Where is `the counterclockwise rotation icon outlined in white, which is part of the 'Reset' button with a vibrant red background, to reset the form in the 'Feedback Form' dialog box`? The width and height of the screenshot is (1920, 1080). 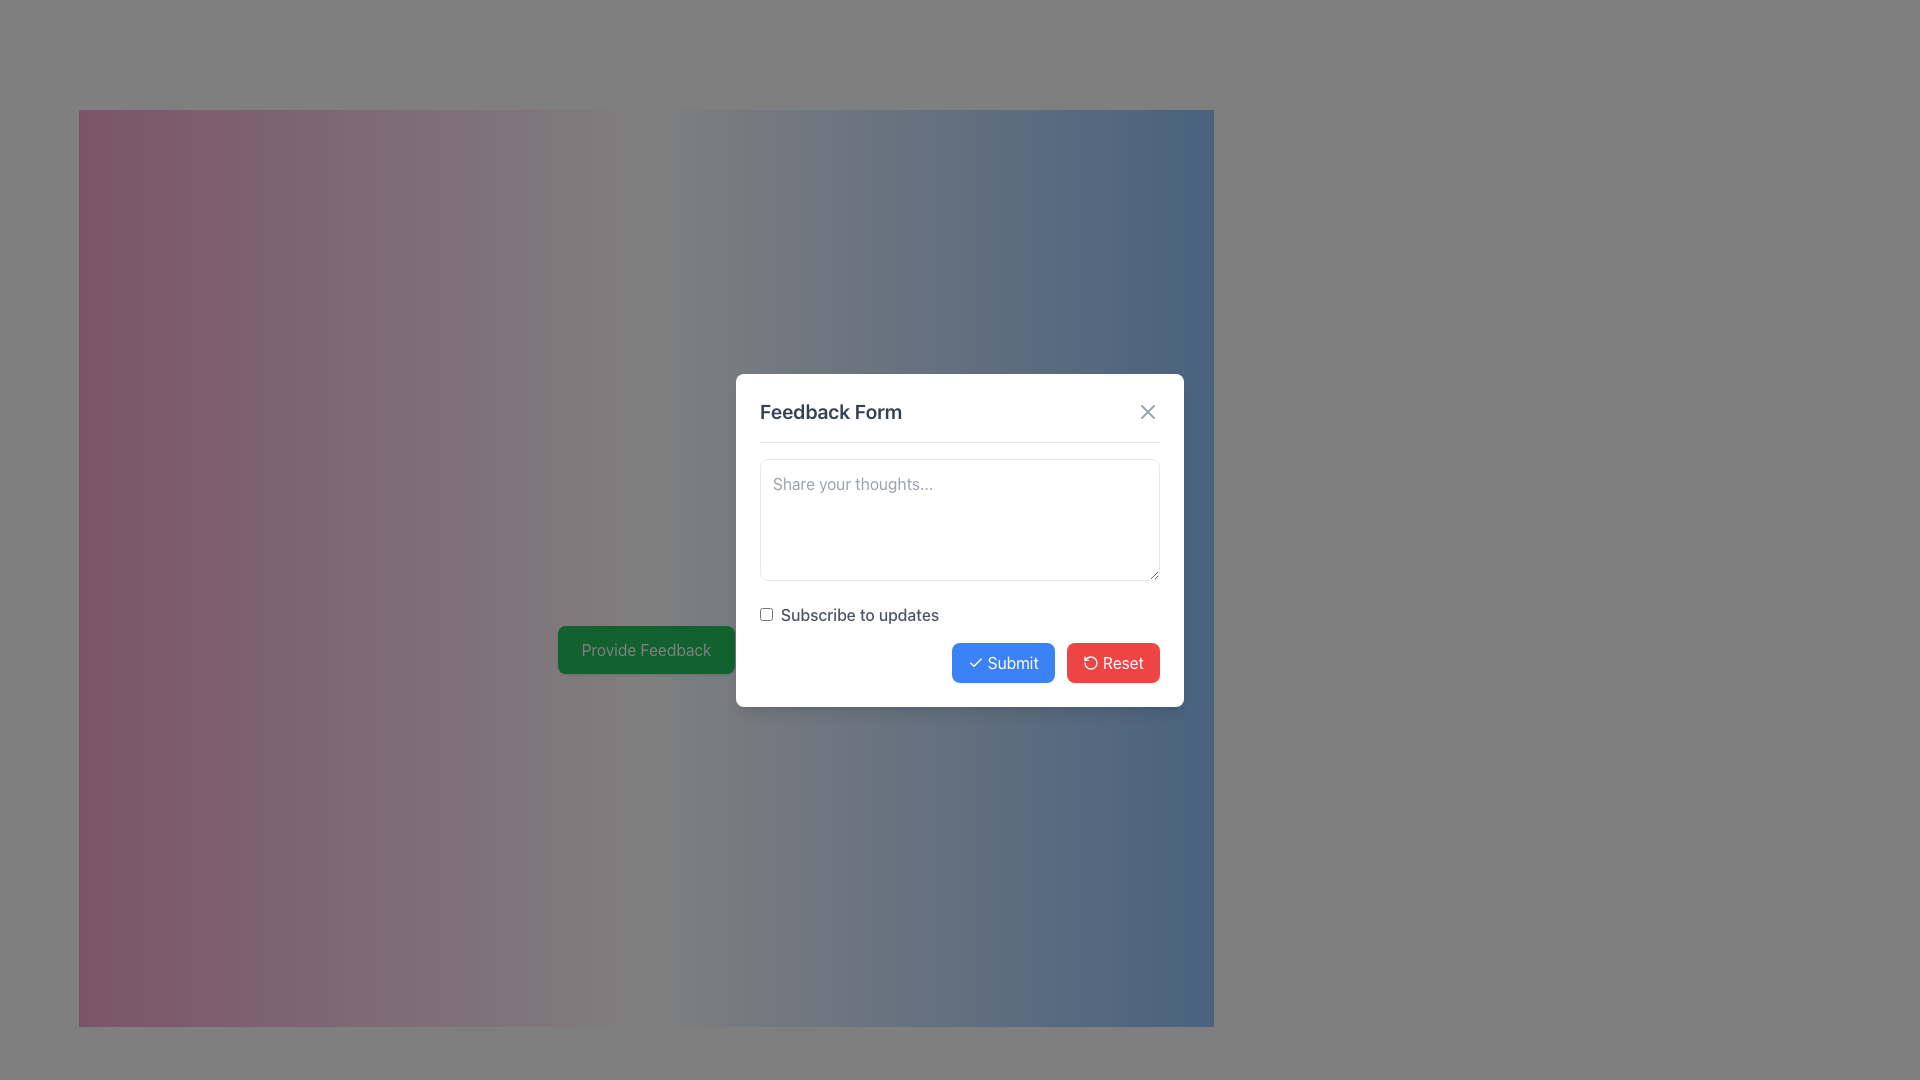
the counterclockwise rotation icon outlined in white, which is part of the 'Reset' button with a vibrant red background, to reset the form in the 'Feedback Form' dialog box is located at coordinates (1089, 662).